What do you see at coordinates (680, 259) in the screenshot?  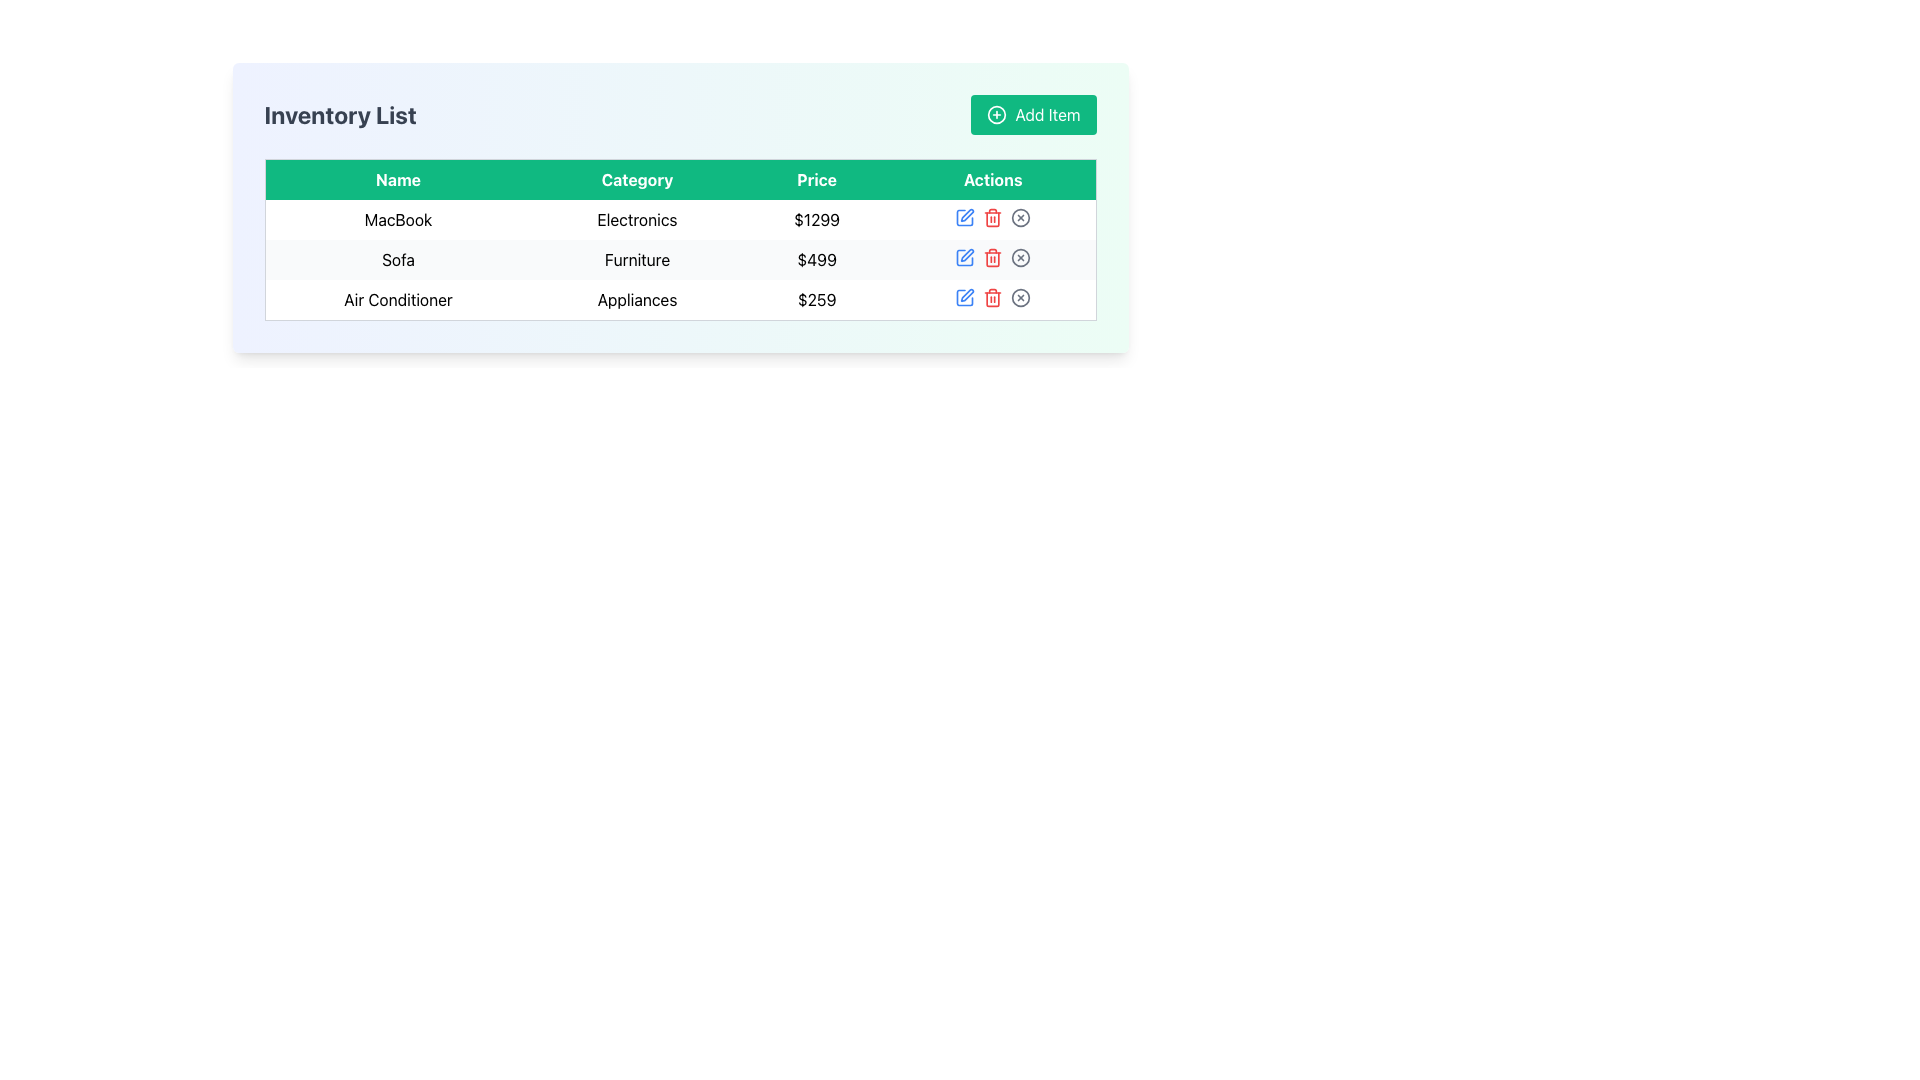 I see `to select the second row of the table containing the values 'Sofa', 'Furniture', and '$499'` at bounding box center [680, 259].